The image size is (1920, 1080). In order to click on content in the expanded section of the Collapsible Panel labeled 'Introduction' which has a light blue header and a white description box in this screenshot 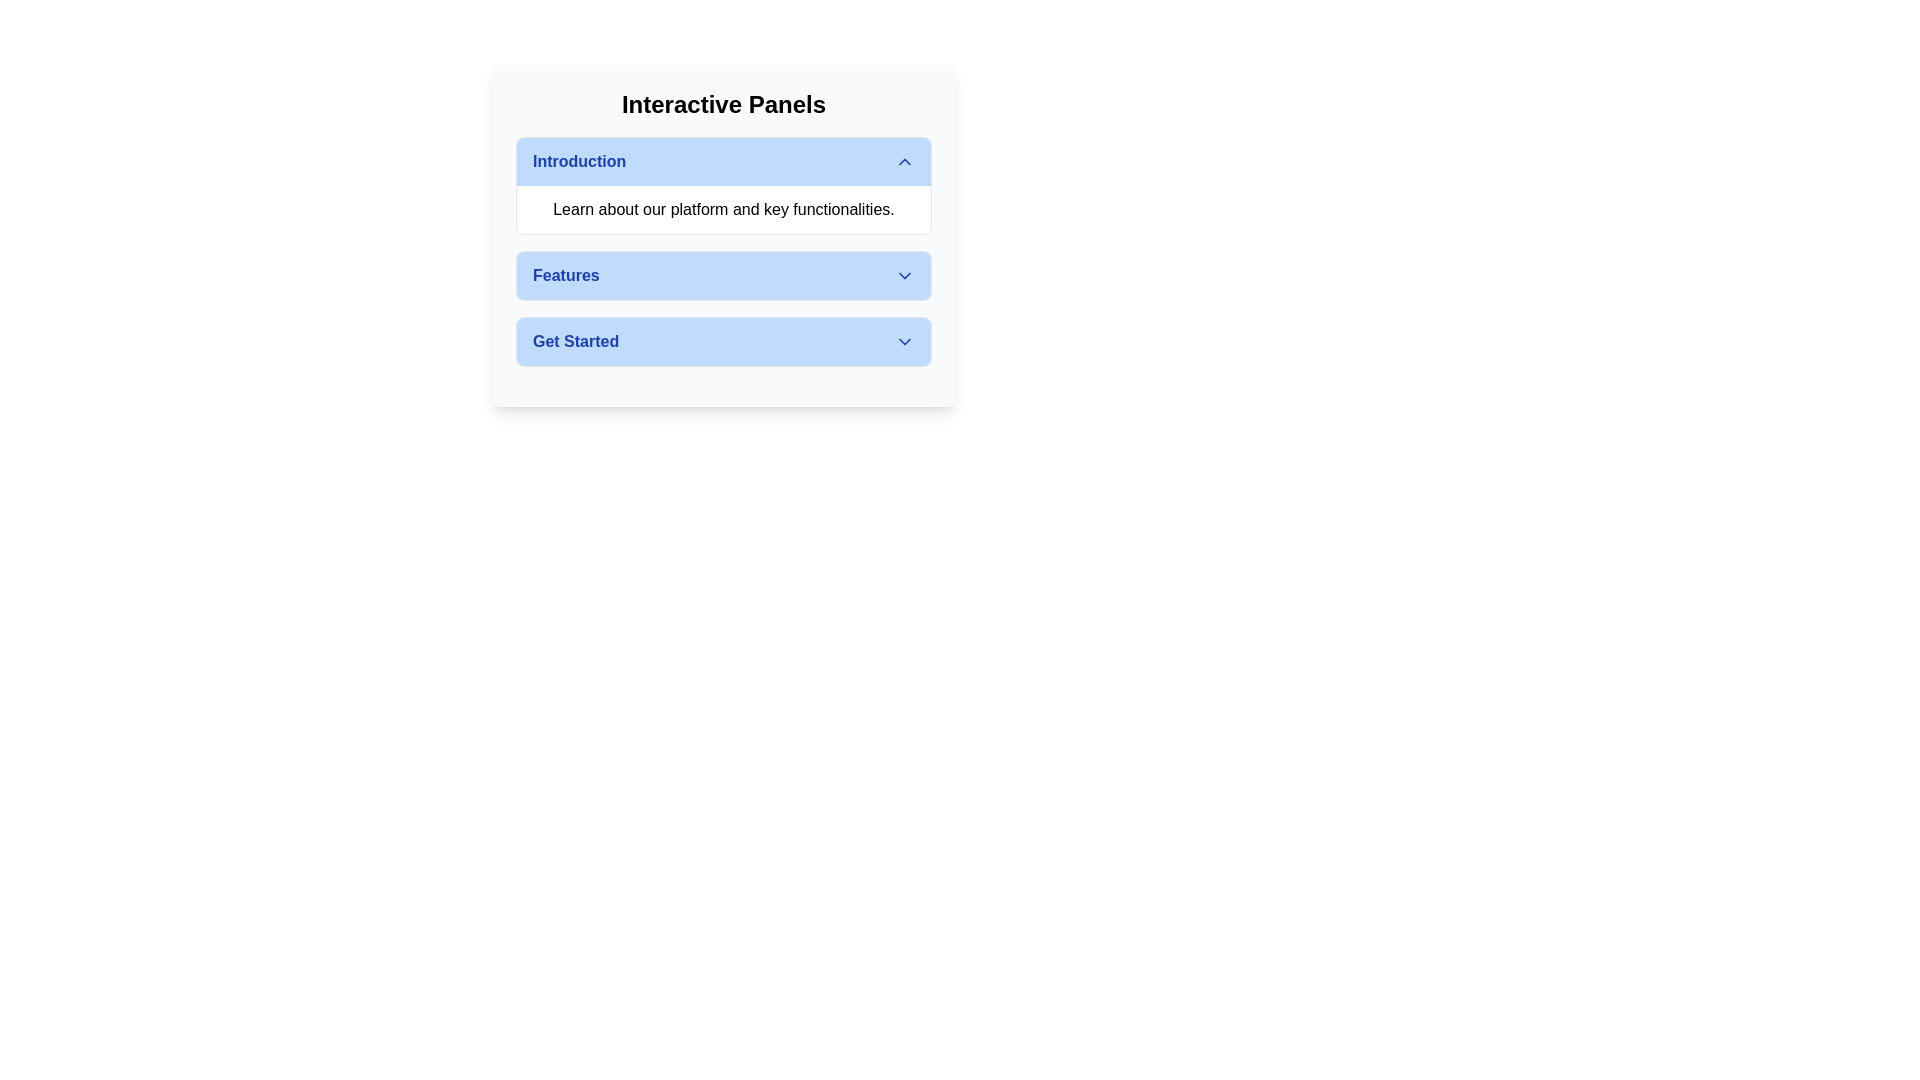, I will do `click(723, 185)`.